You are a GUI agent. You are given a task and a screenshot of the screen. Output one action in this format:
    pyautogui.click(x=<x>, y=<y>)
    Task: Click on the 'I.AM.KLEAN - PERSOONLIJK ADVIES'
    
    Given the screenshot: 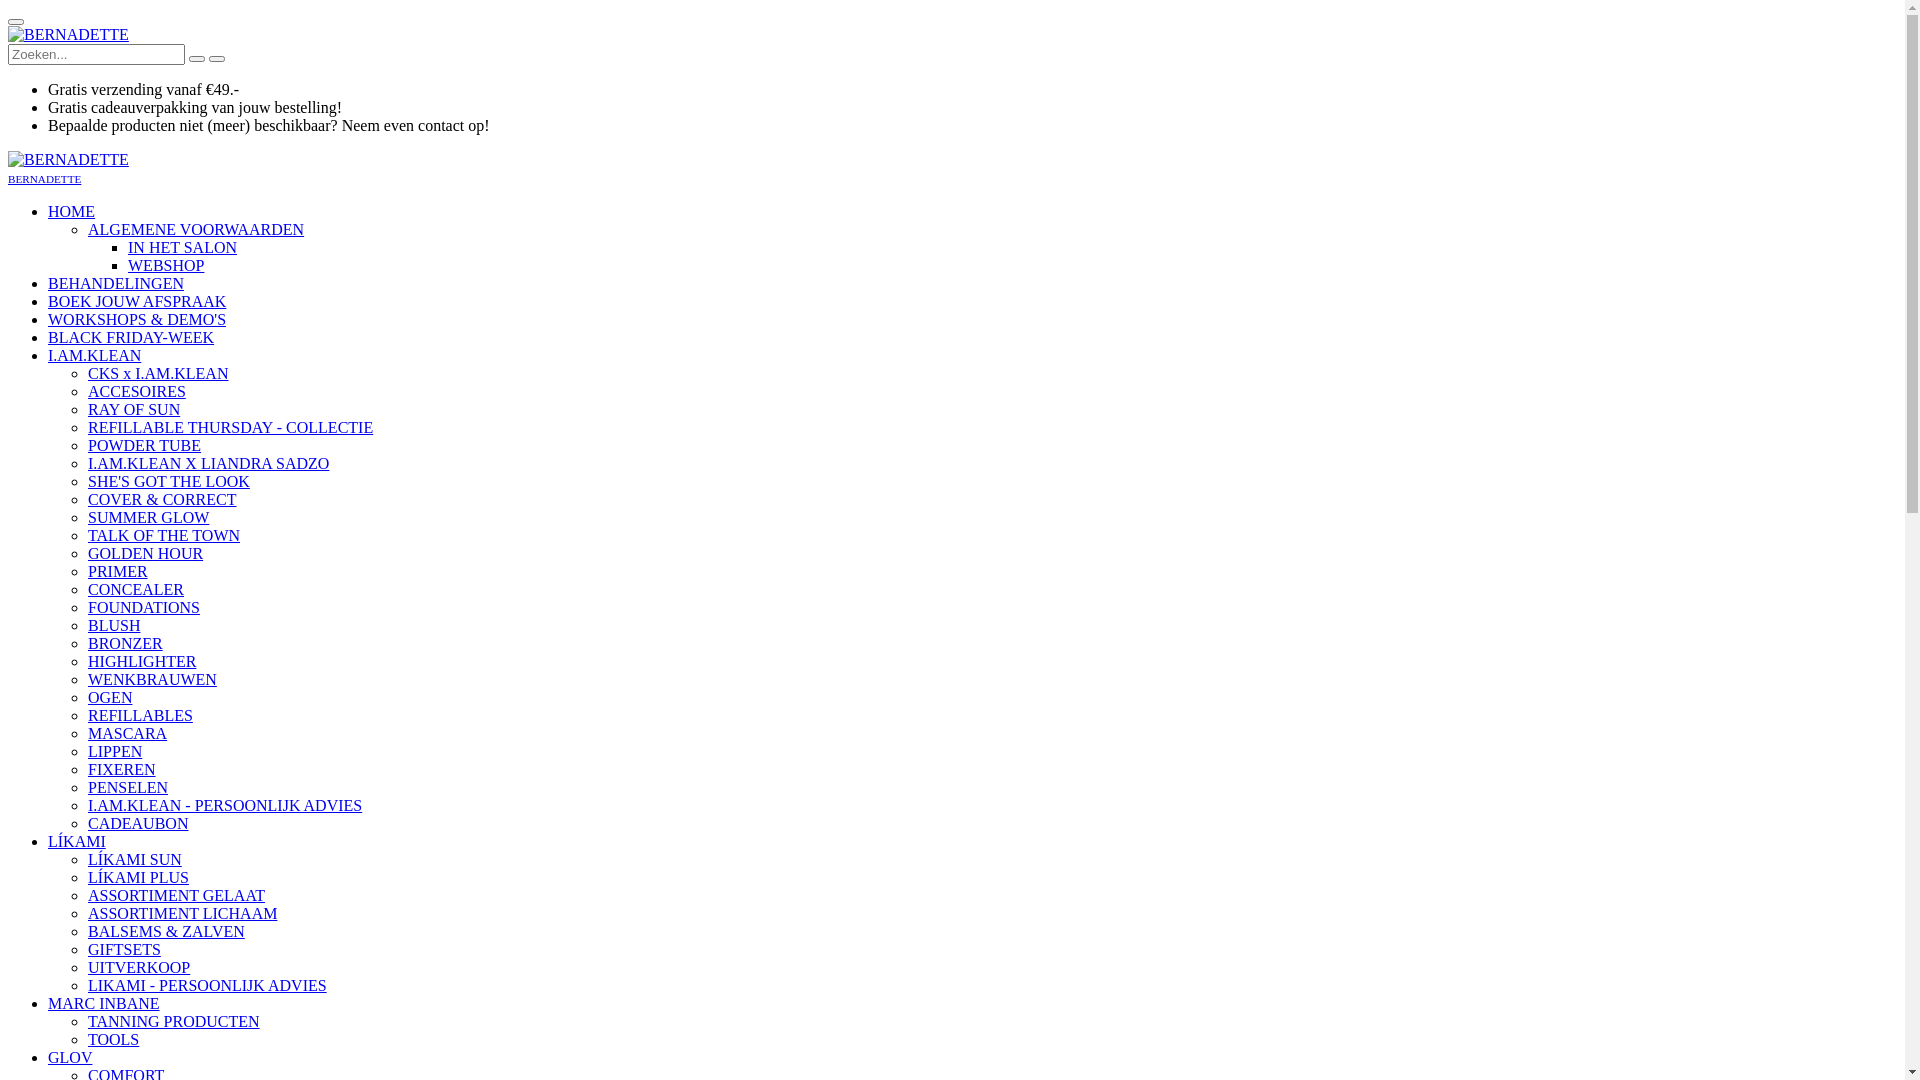 What is the action you would take?
    pyautogui.click(x=225, y=804)
    